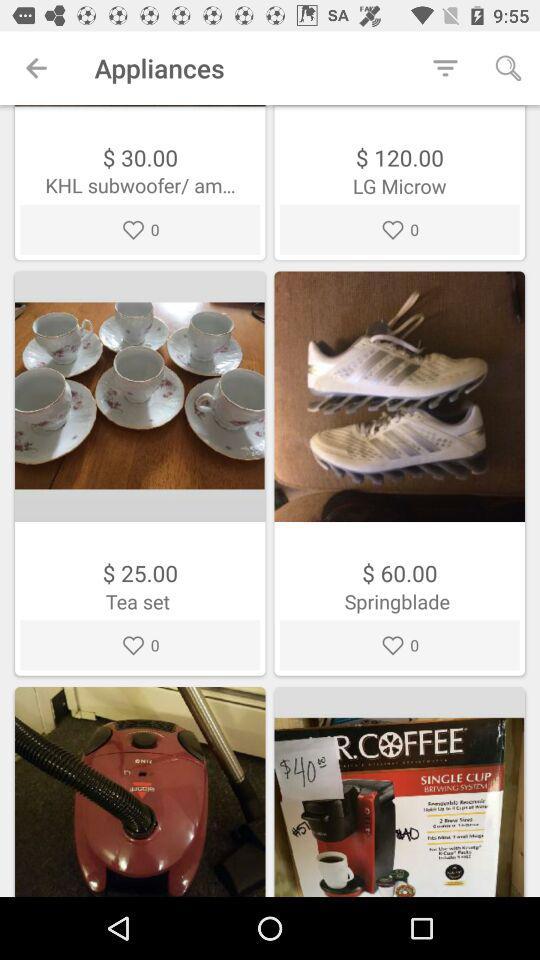  Describe the element at coordinates (399, 230) in the screenshot. I see `the button below the text lg microw` at that location.